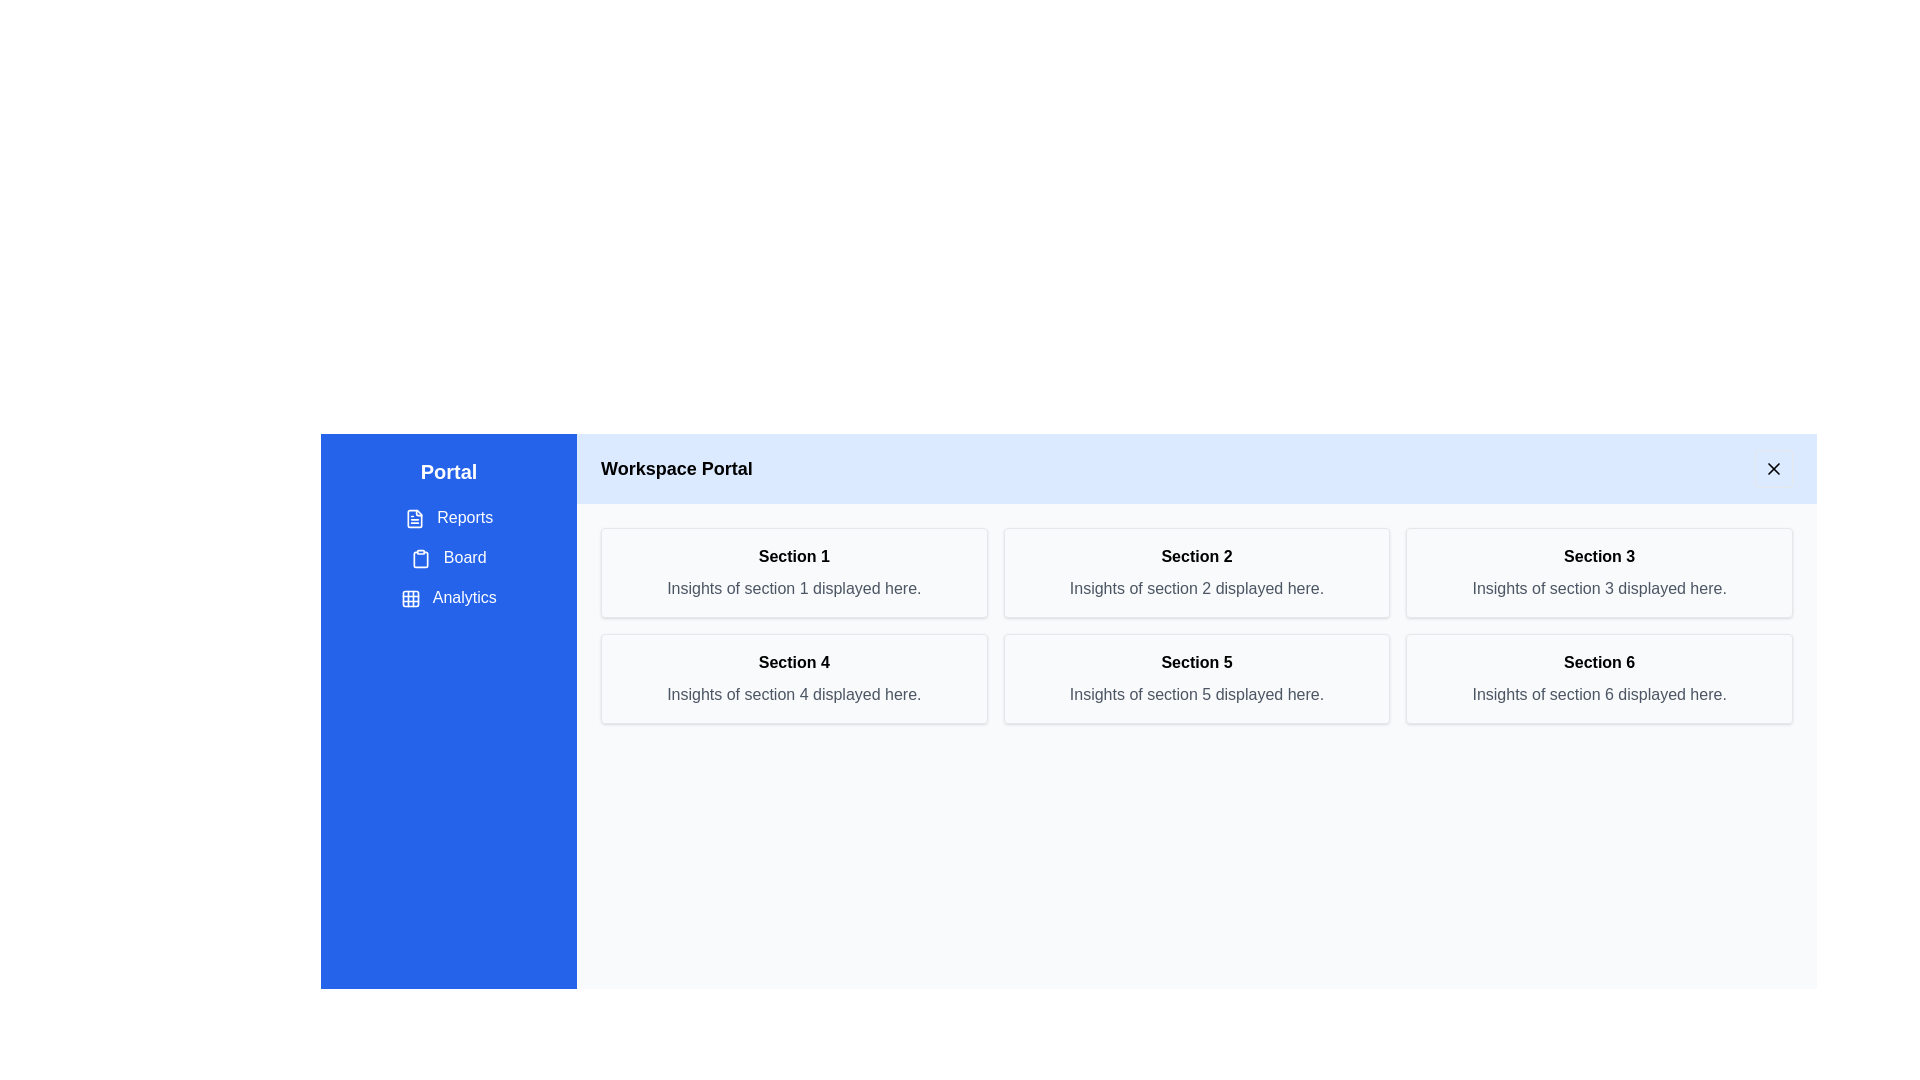 This screenshot has width=1920, height=1080. Describe the element at coordinates (1774, 469) in the screenshot. I see `the close button located in the top-right corner of the 'Workspace Portal' panel` at that location.